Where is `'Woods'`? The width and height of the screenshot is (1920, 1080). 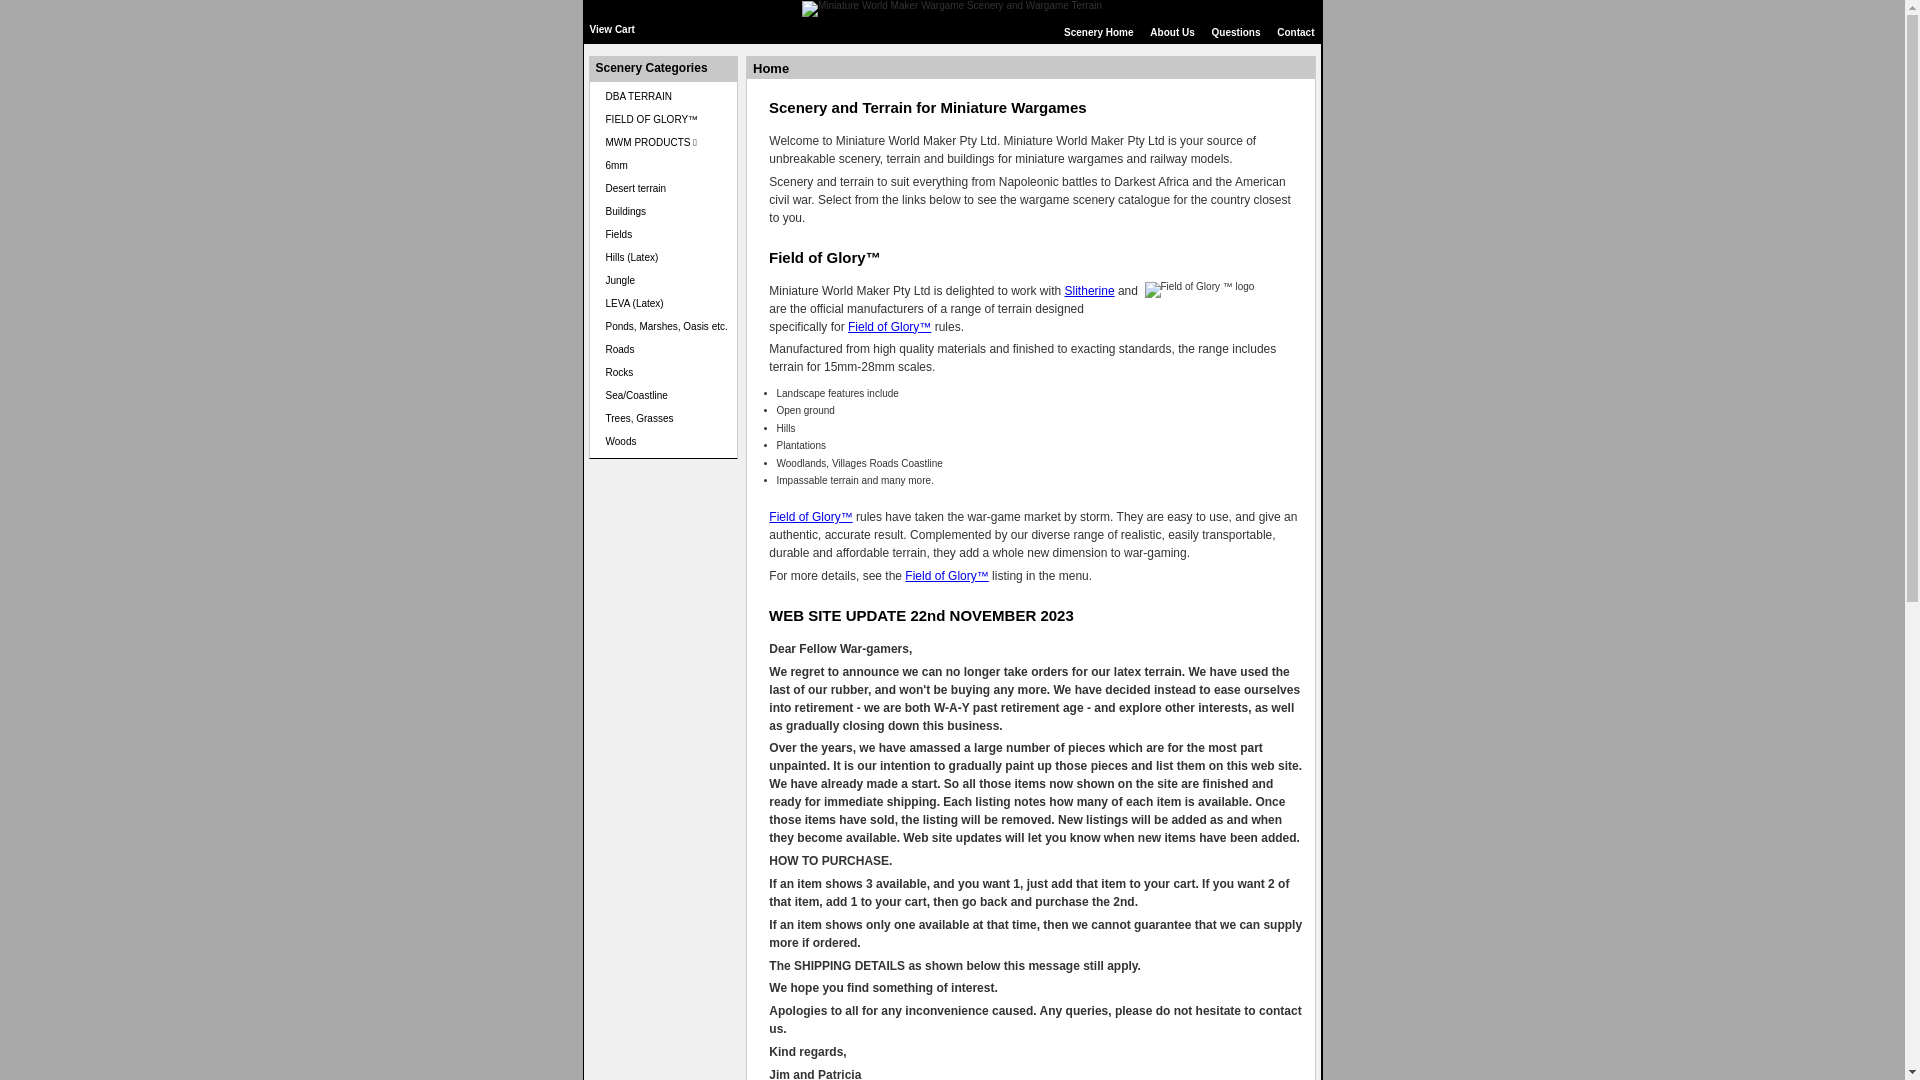 'Woods' is located at coordinates (620, 440).